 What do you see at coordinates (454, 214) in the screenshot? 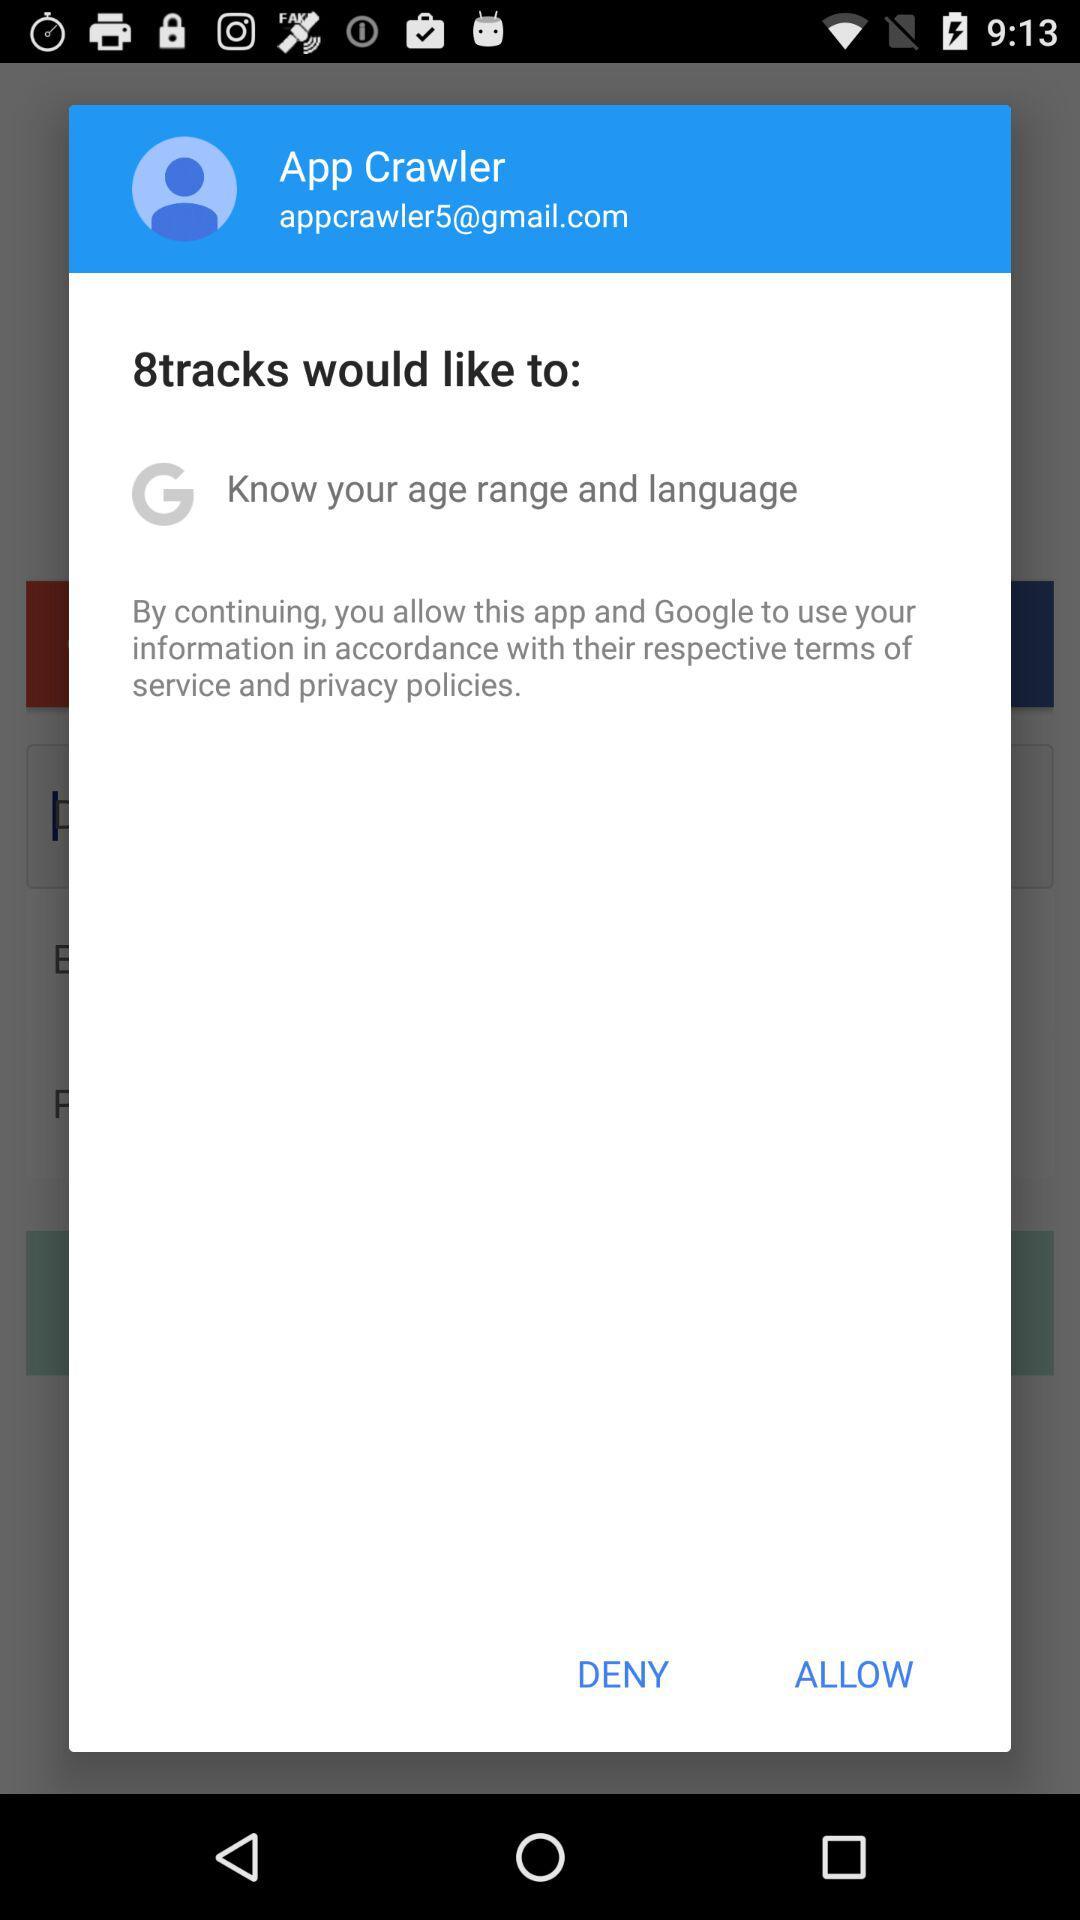
I see `appcrawler5@gmail.com app` at bounding box center [454, 214].